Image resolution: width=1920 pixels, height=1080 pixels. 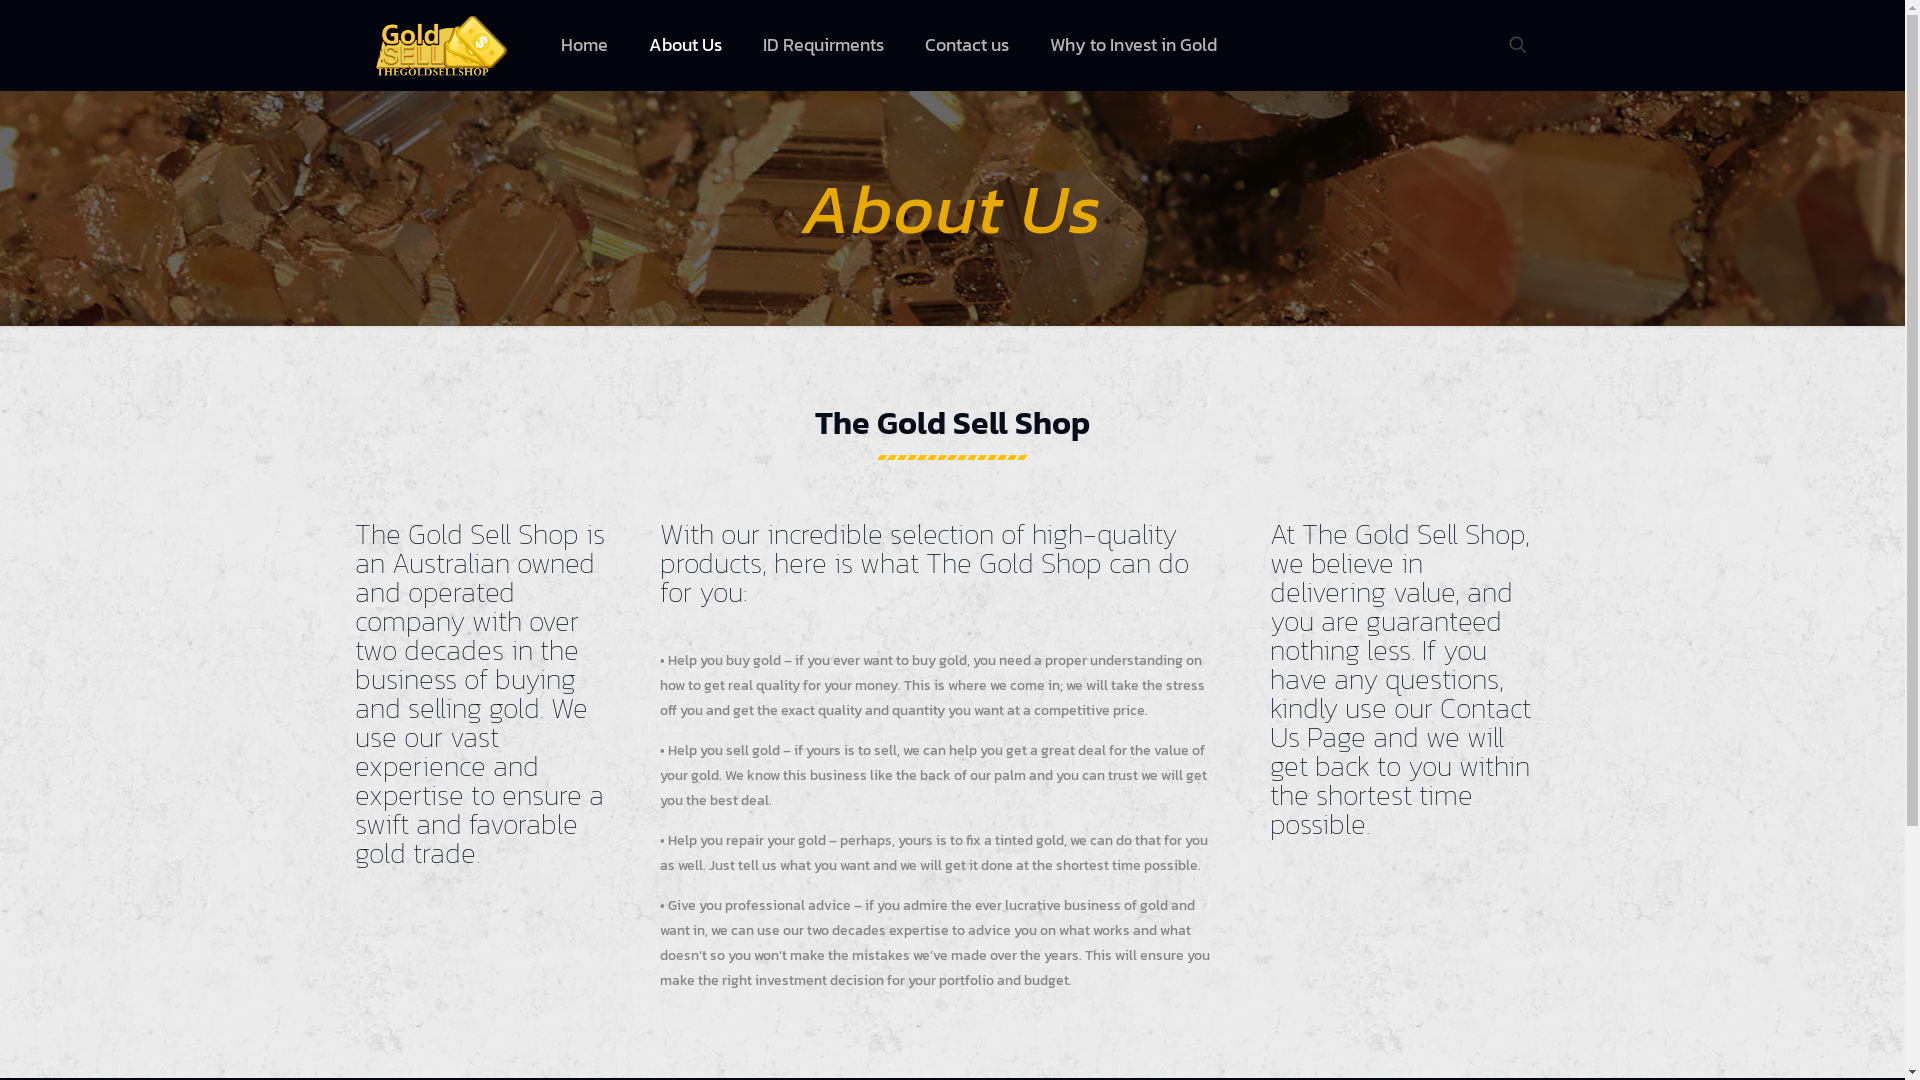 What do you see at coordinates (967, 45) in the screenshot?
I see `'Contact us'` at bounding box center [967, 45].